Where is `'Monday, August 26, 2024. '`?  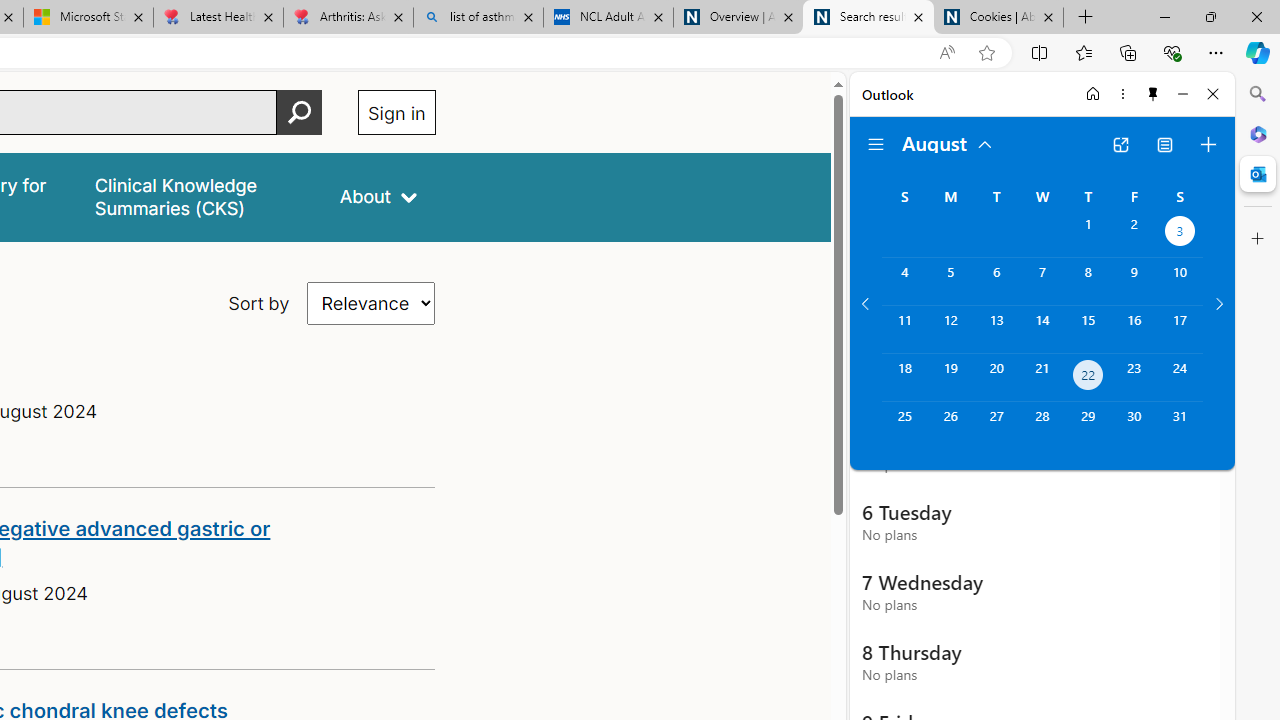 'Monday, August 26, 2024. ' is located at coordinates (949, 424).